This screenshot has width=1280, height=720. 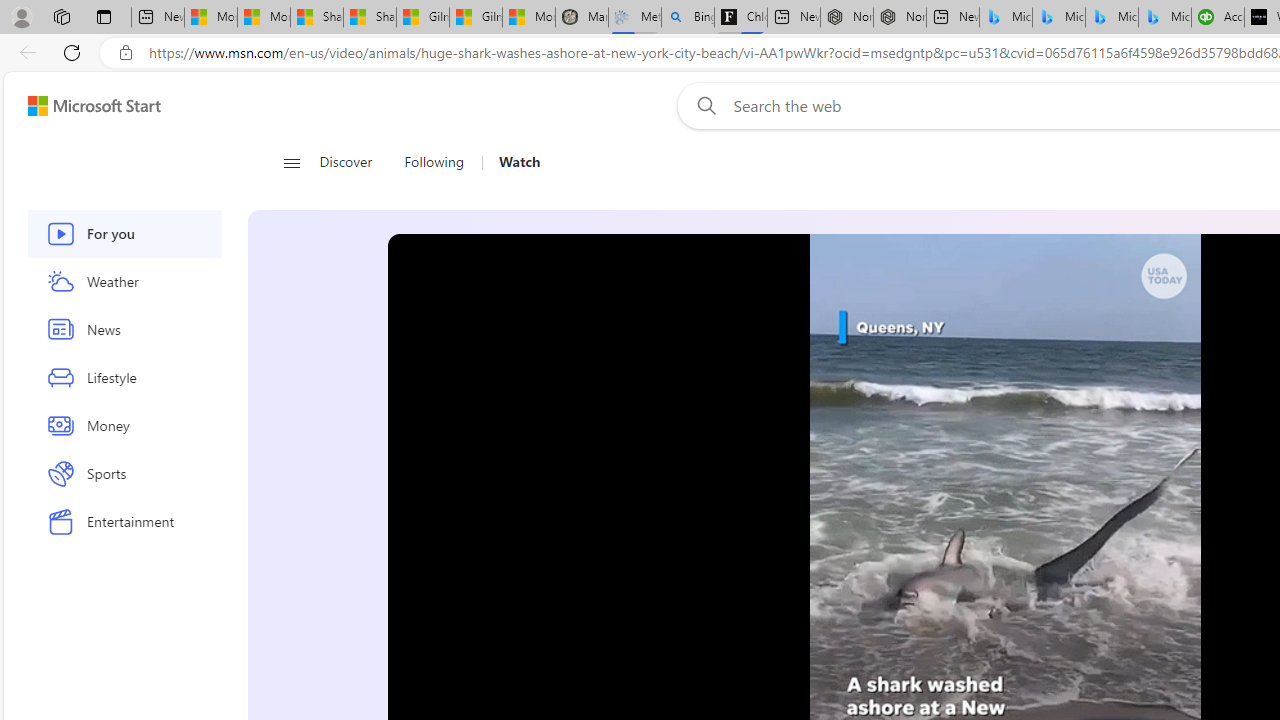 I want to click on 'Chloe Sorvino', so click(x=740, y=17).